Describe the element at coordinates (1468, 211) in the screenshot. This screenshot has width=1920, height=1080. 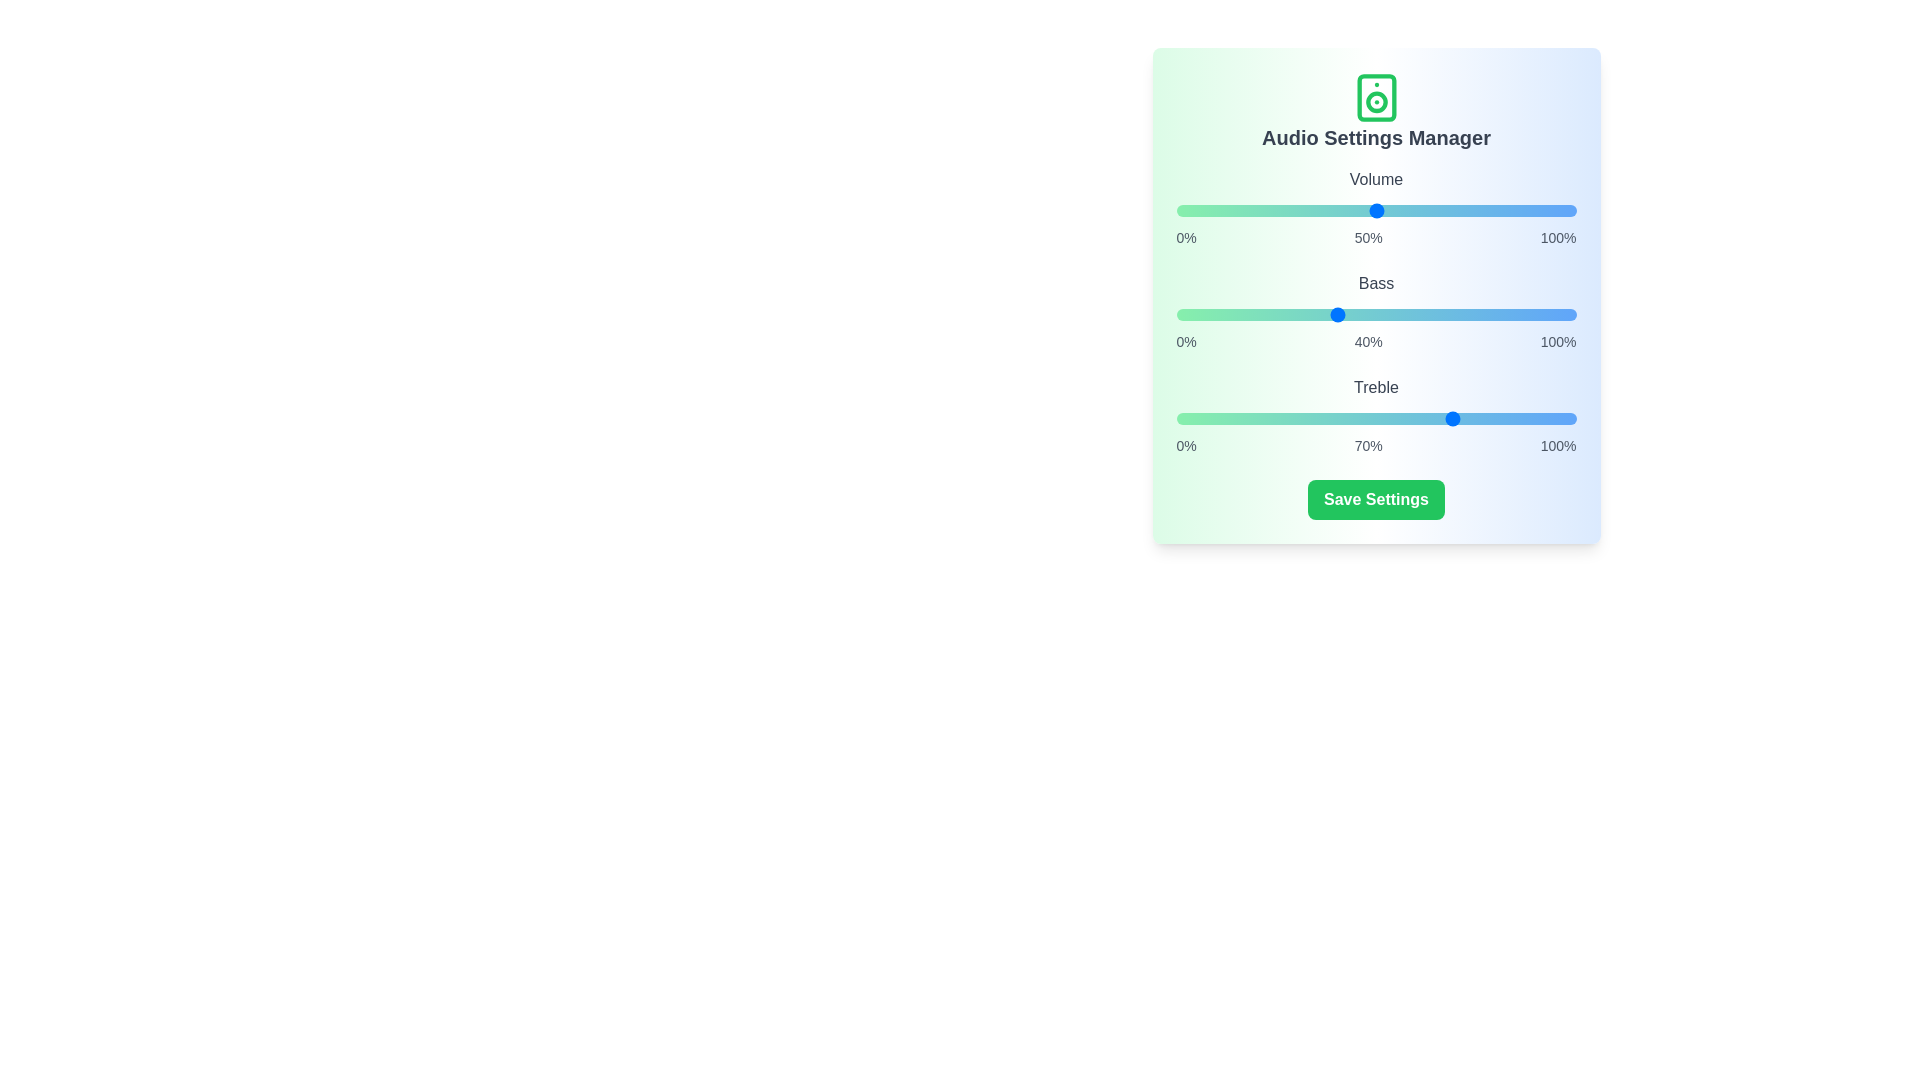
I see `the volume slider to 73%` at that location.